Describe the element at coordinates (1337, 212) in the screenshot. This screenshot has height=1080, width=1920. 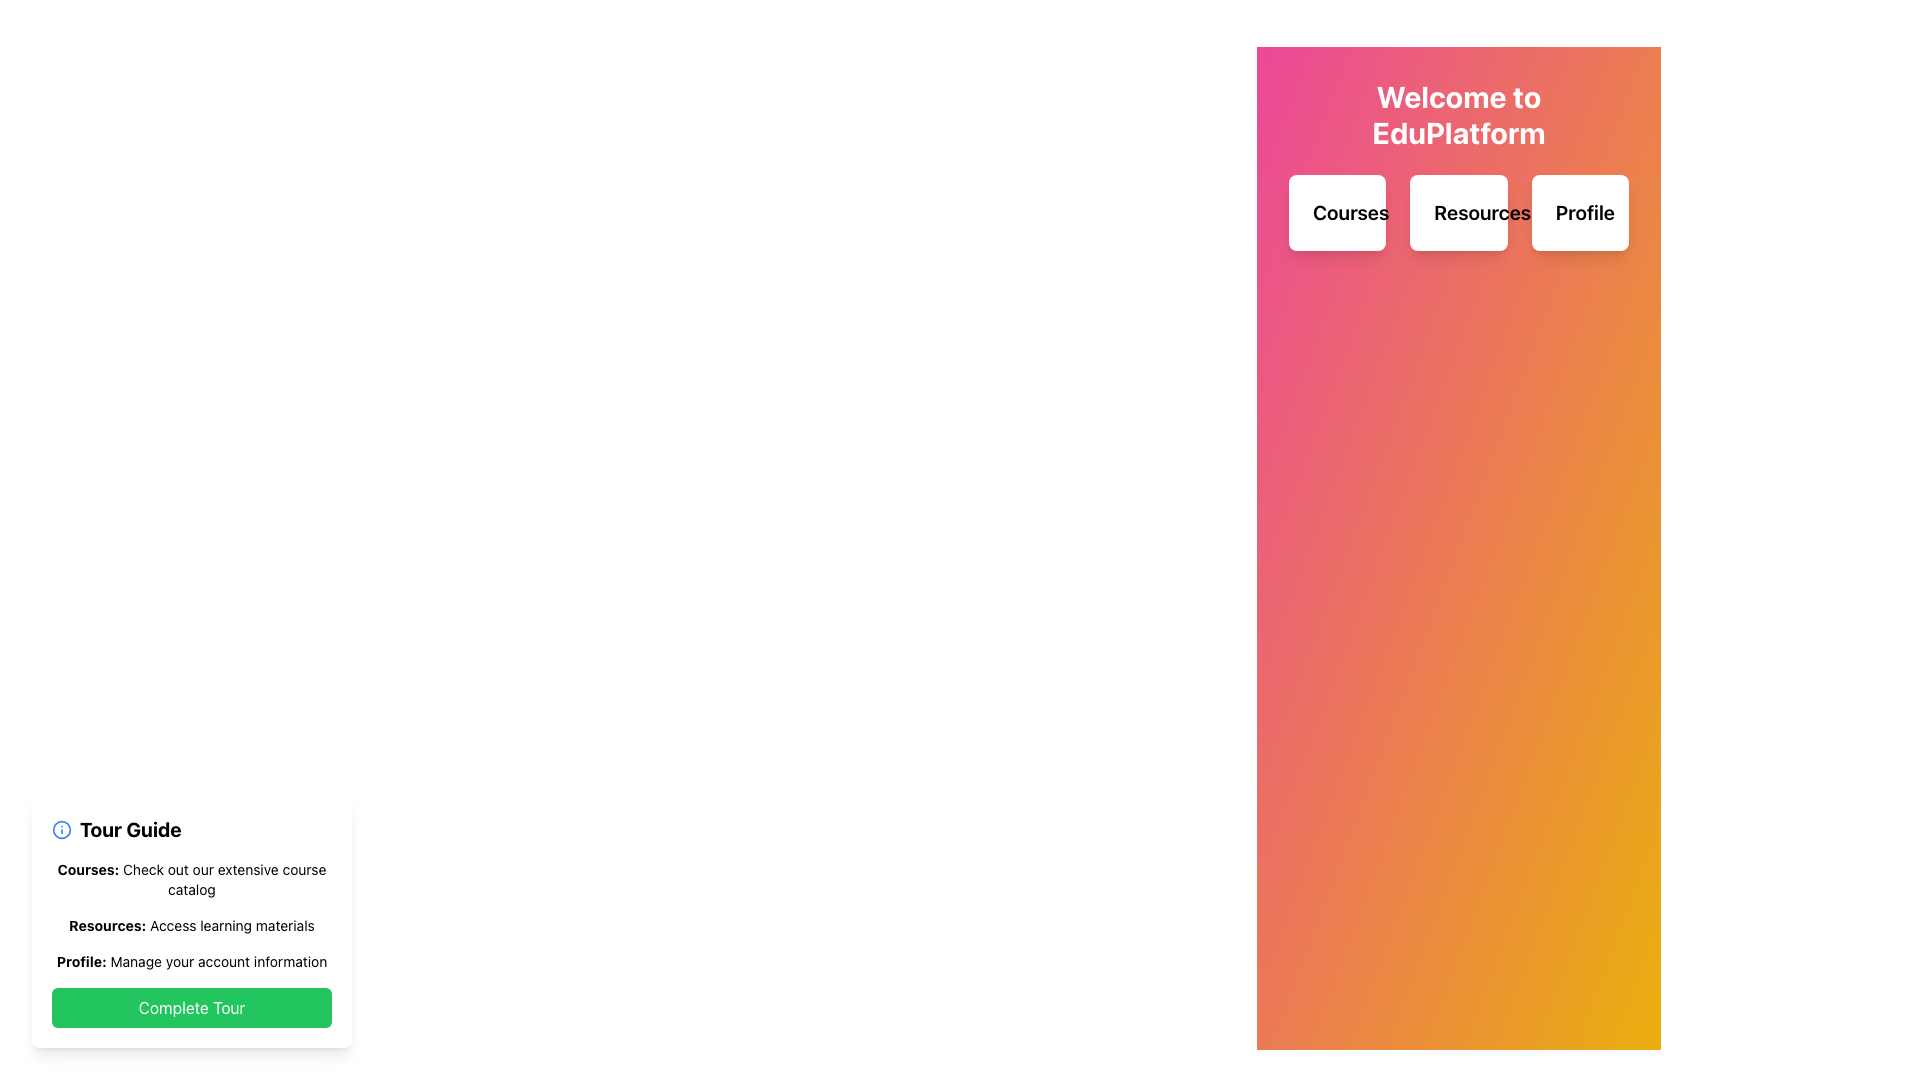
I see `the navigational button for courses located in the upper-middle region of the interface` at that location.